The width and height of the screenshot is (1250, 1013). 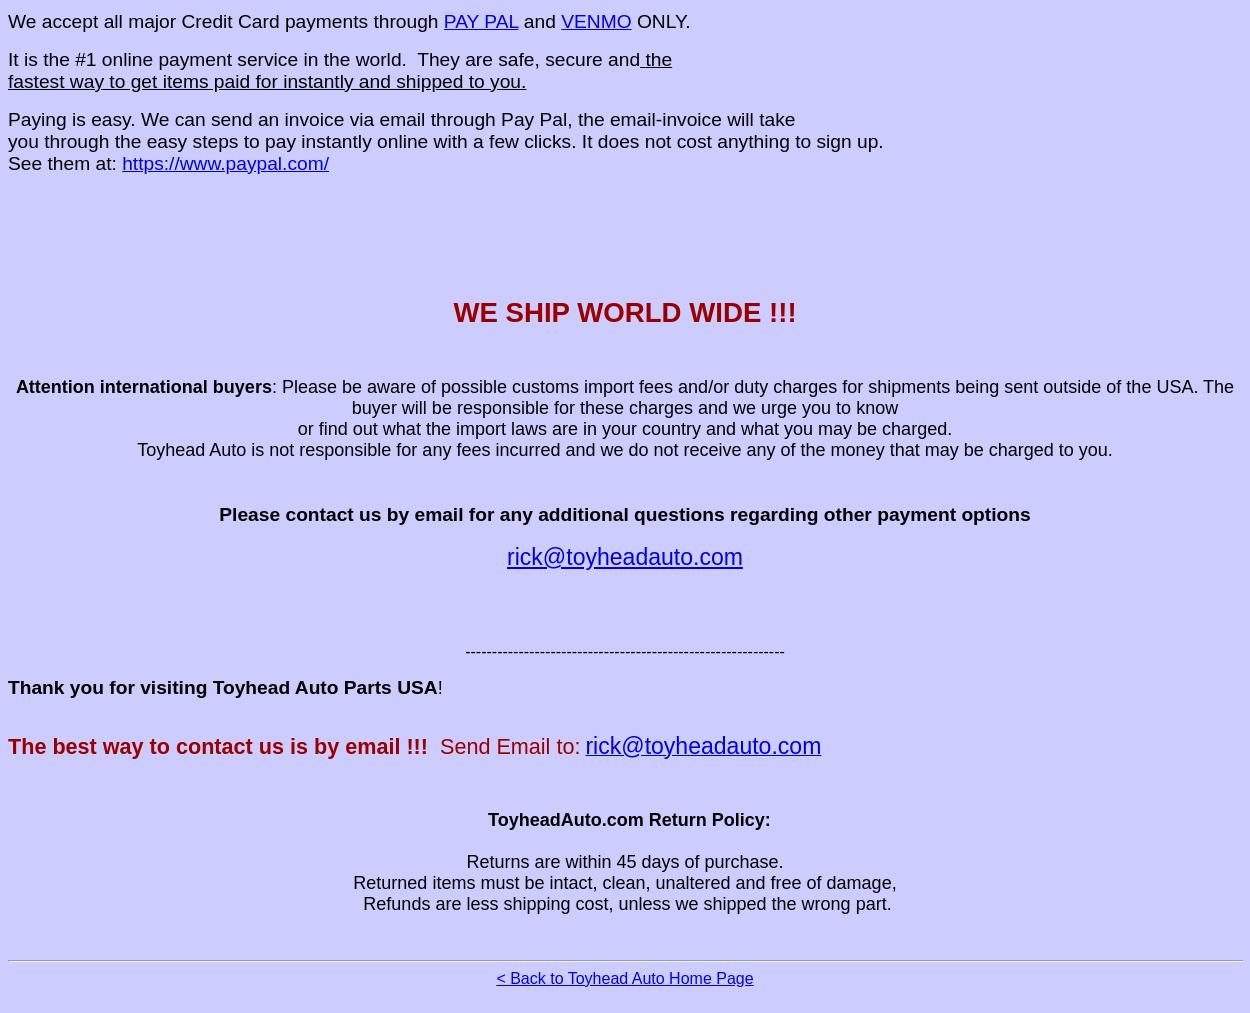 I want to click on 'VENMO', so click(x=561, y=19).